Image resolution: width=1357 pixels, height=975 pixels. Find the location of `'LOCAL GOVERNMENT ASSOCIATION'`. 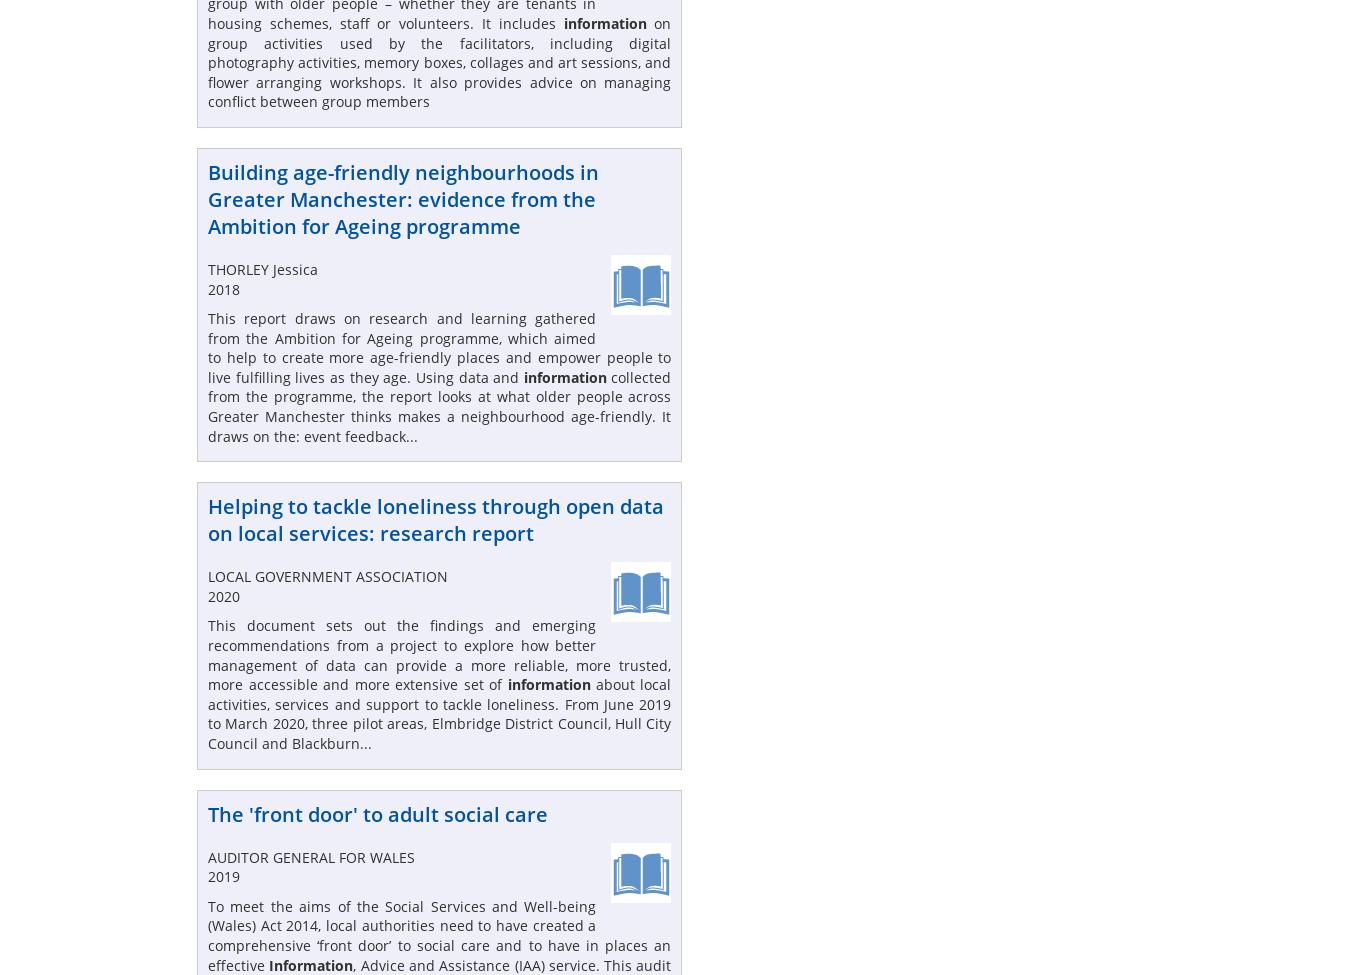

'LOCAL GOVERNMENT ASSOCIATION' is located at coordinates (208, 575).